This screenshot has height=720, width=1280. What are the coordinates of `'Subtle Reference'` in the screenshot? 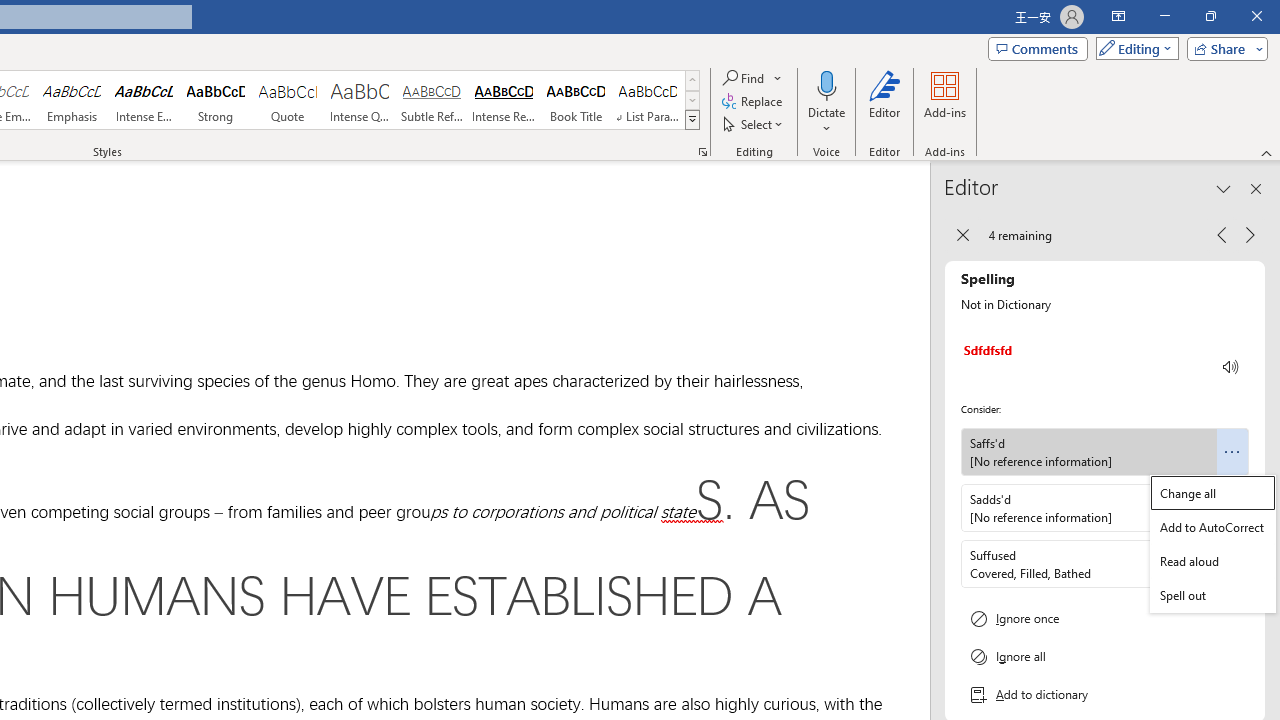 It's located at (431, 100).